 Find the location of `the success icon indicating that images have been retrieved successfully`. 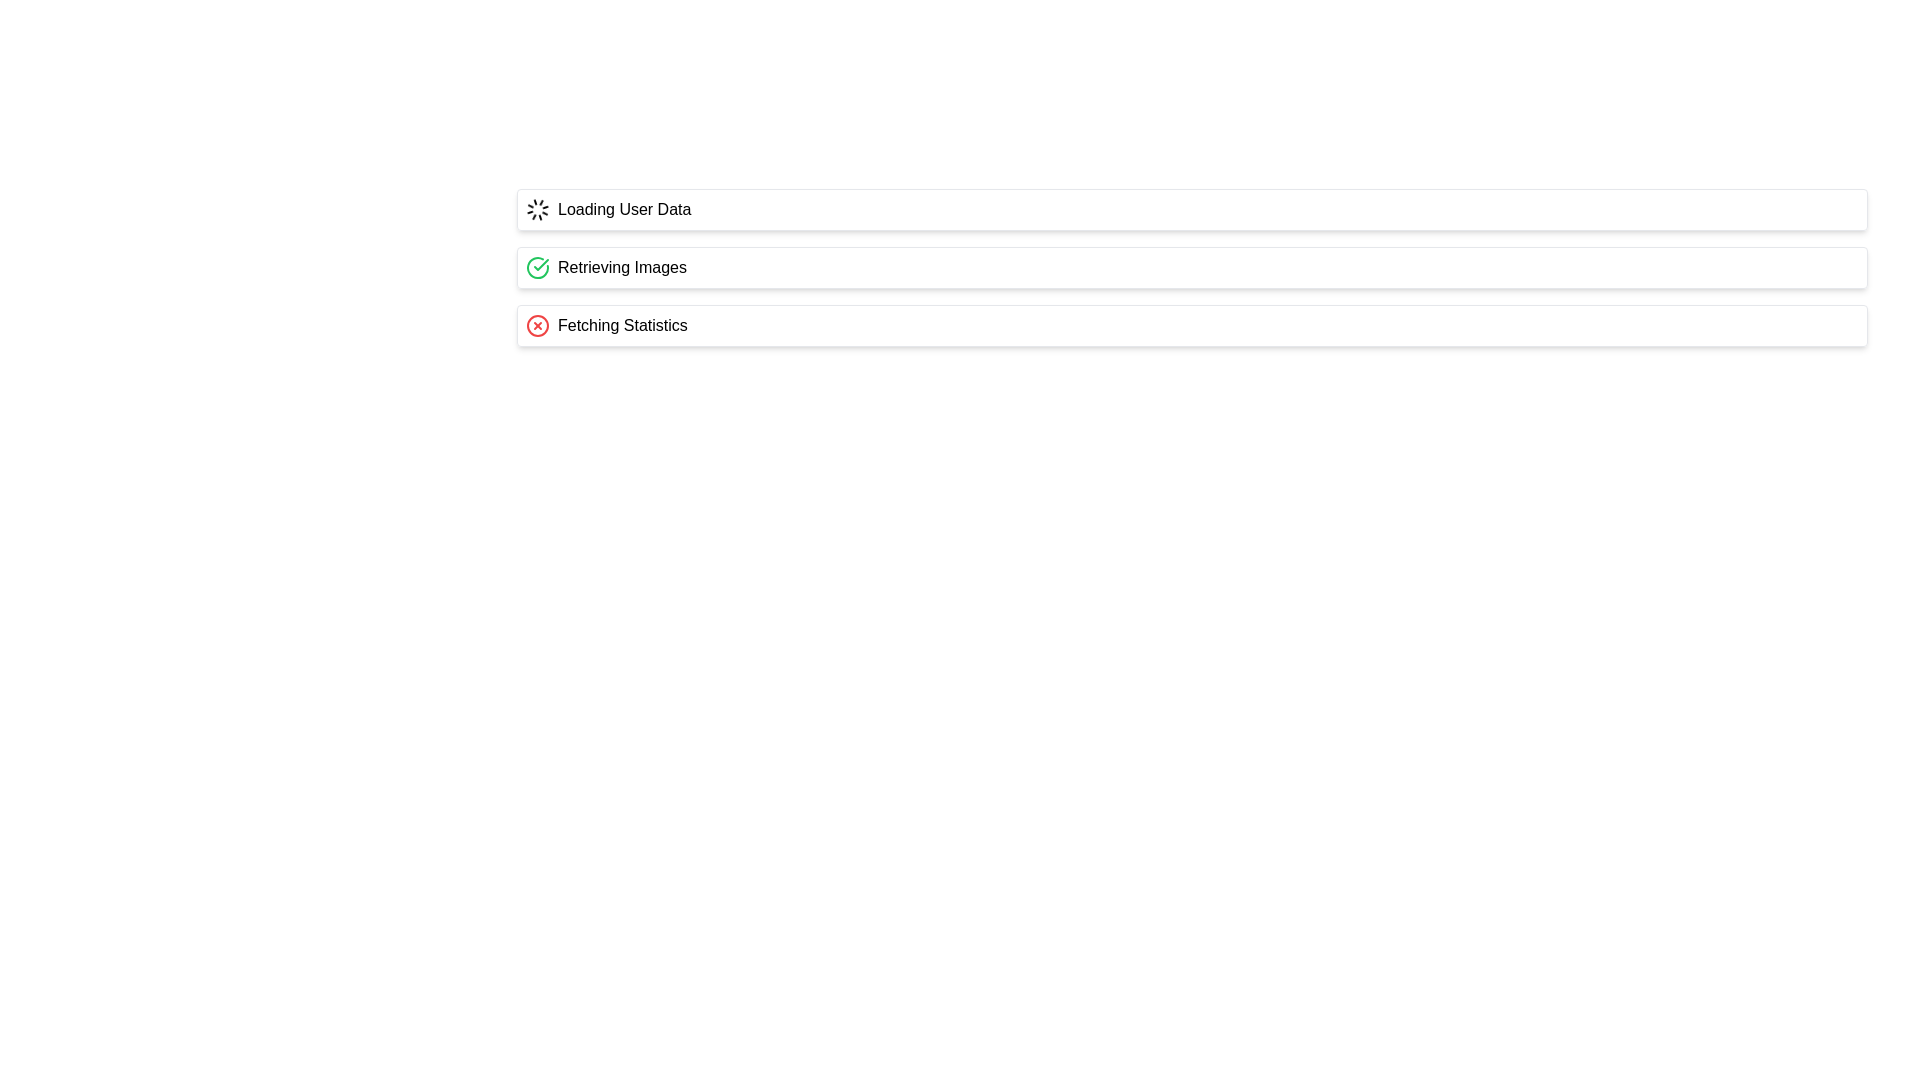

the success icon indicating that images have been retrieved successfully is located at coordinates (537, 266).